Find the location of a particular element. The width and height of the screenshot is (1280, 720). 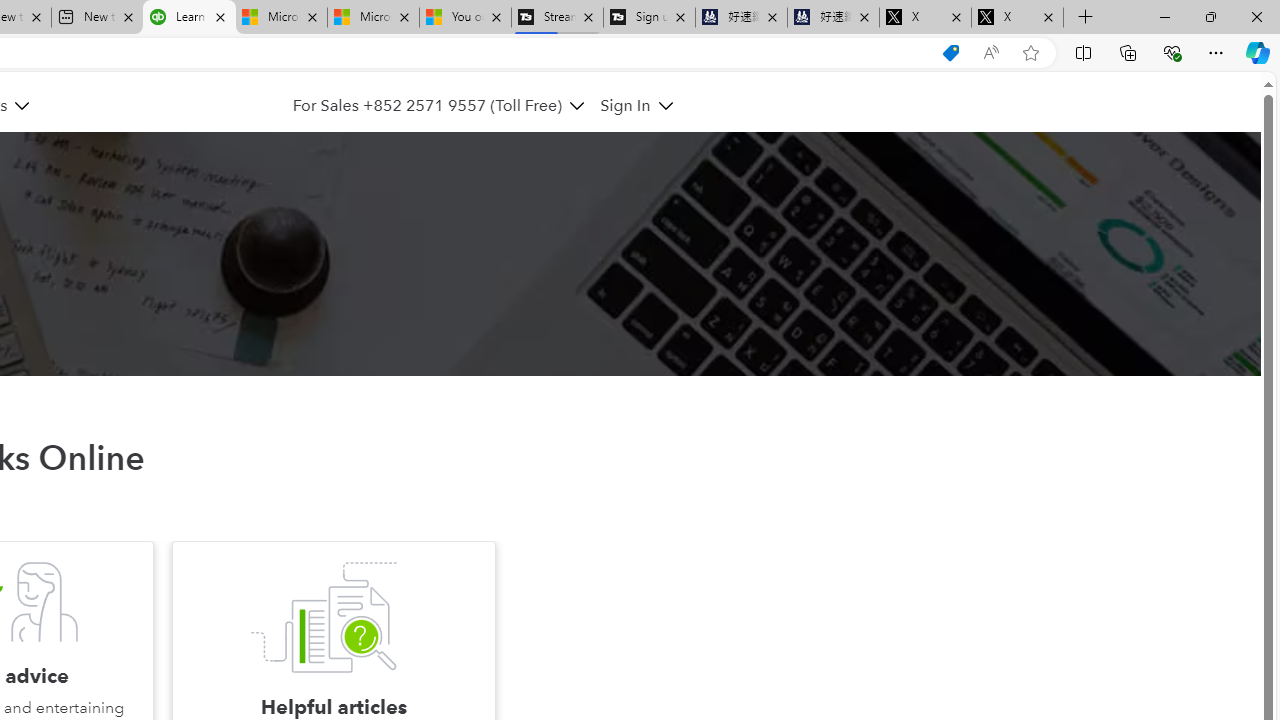

'Sign In' is located at coordinates (624, 105).